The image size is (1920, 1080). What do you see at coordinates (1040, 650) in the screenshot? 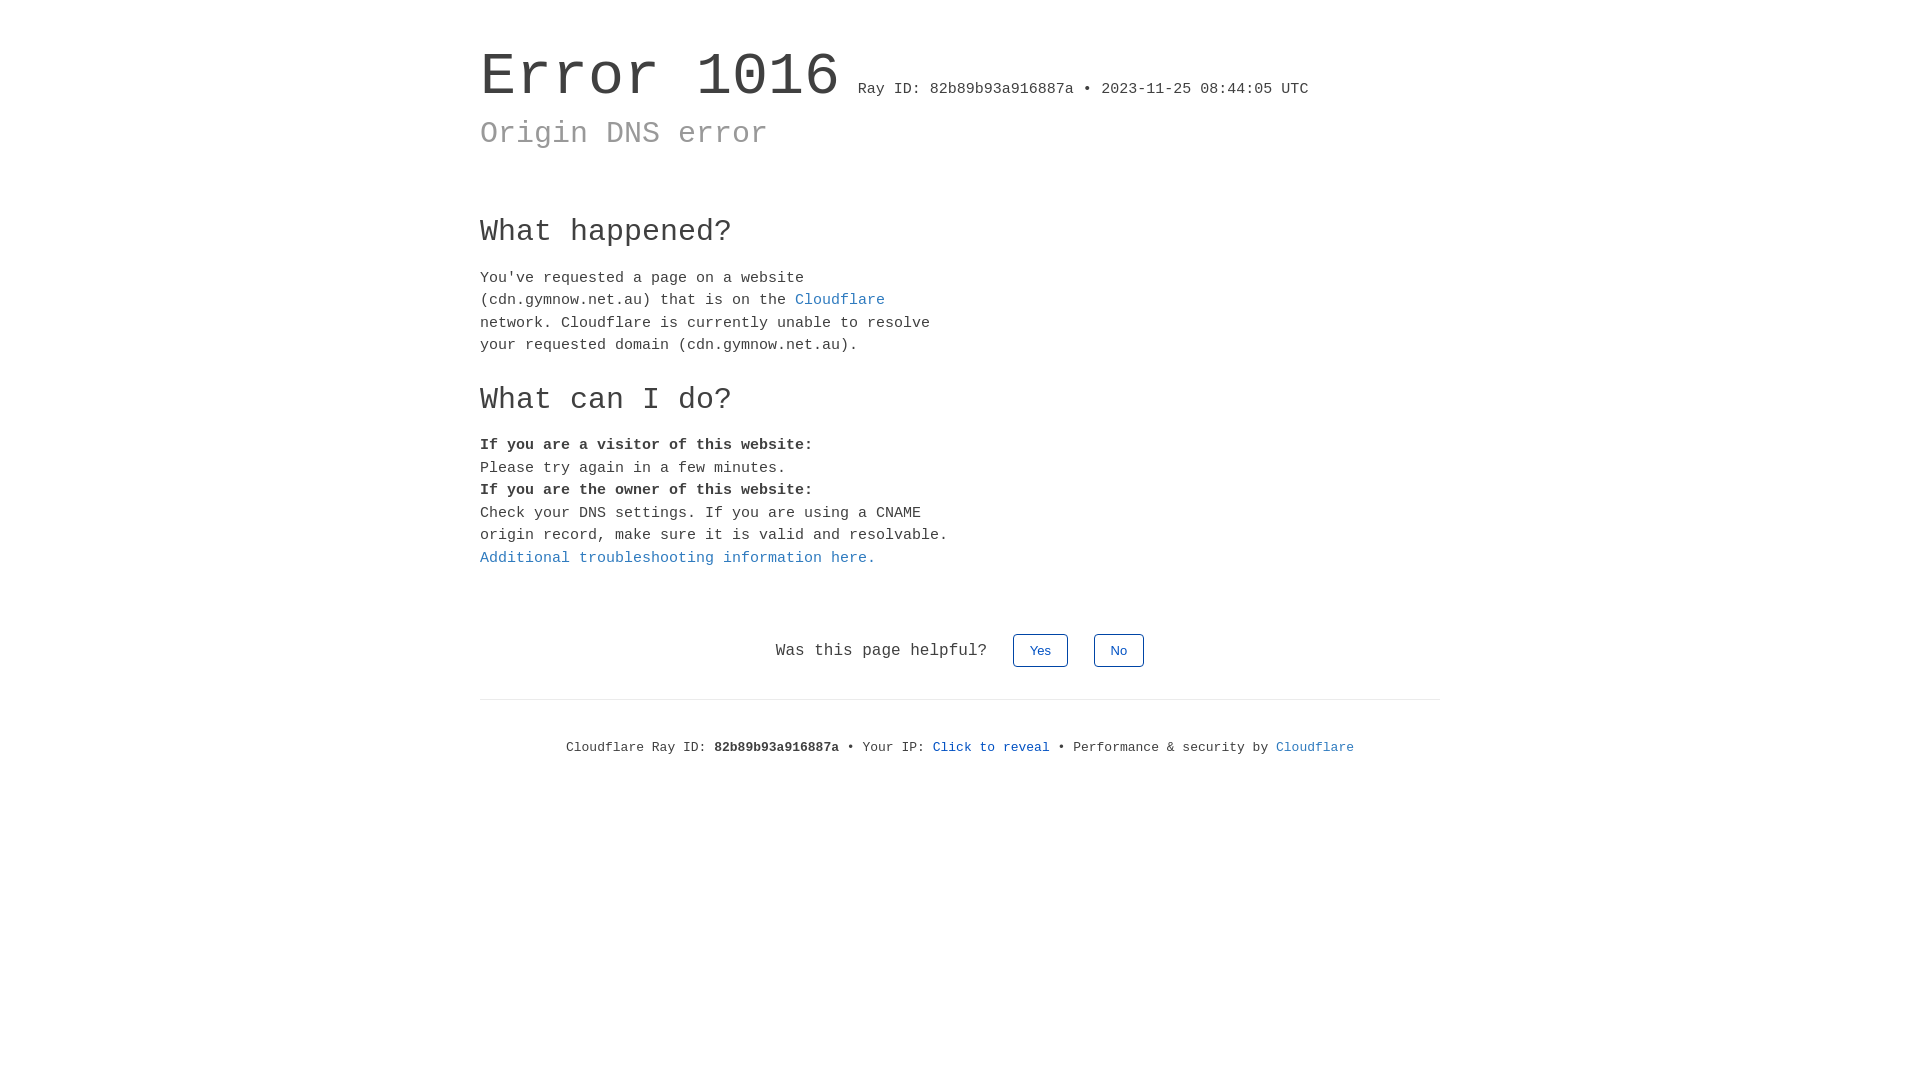
I see `'Yes'` at bounding box center [1040, 650].